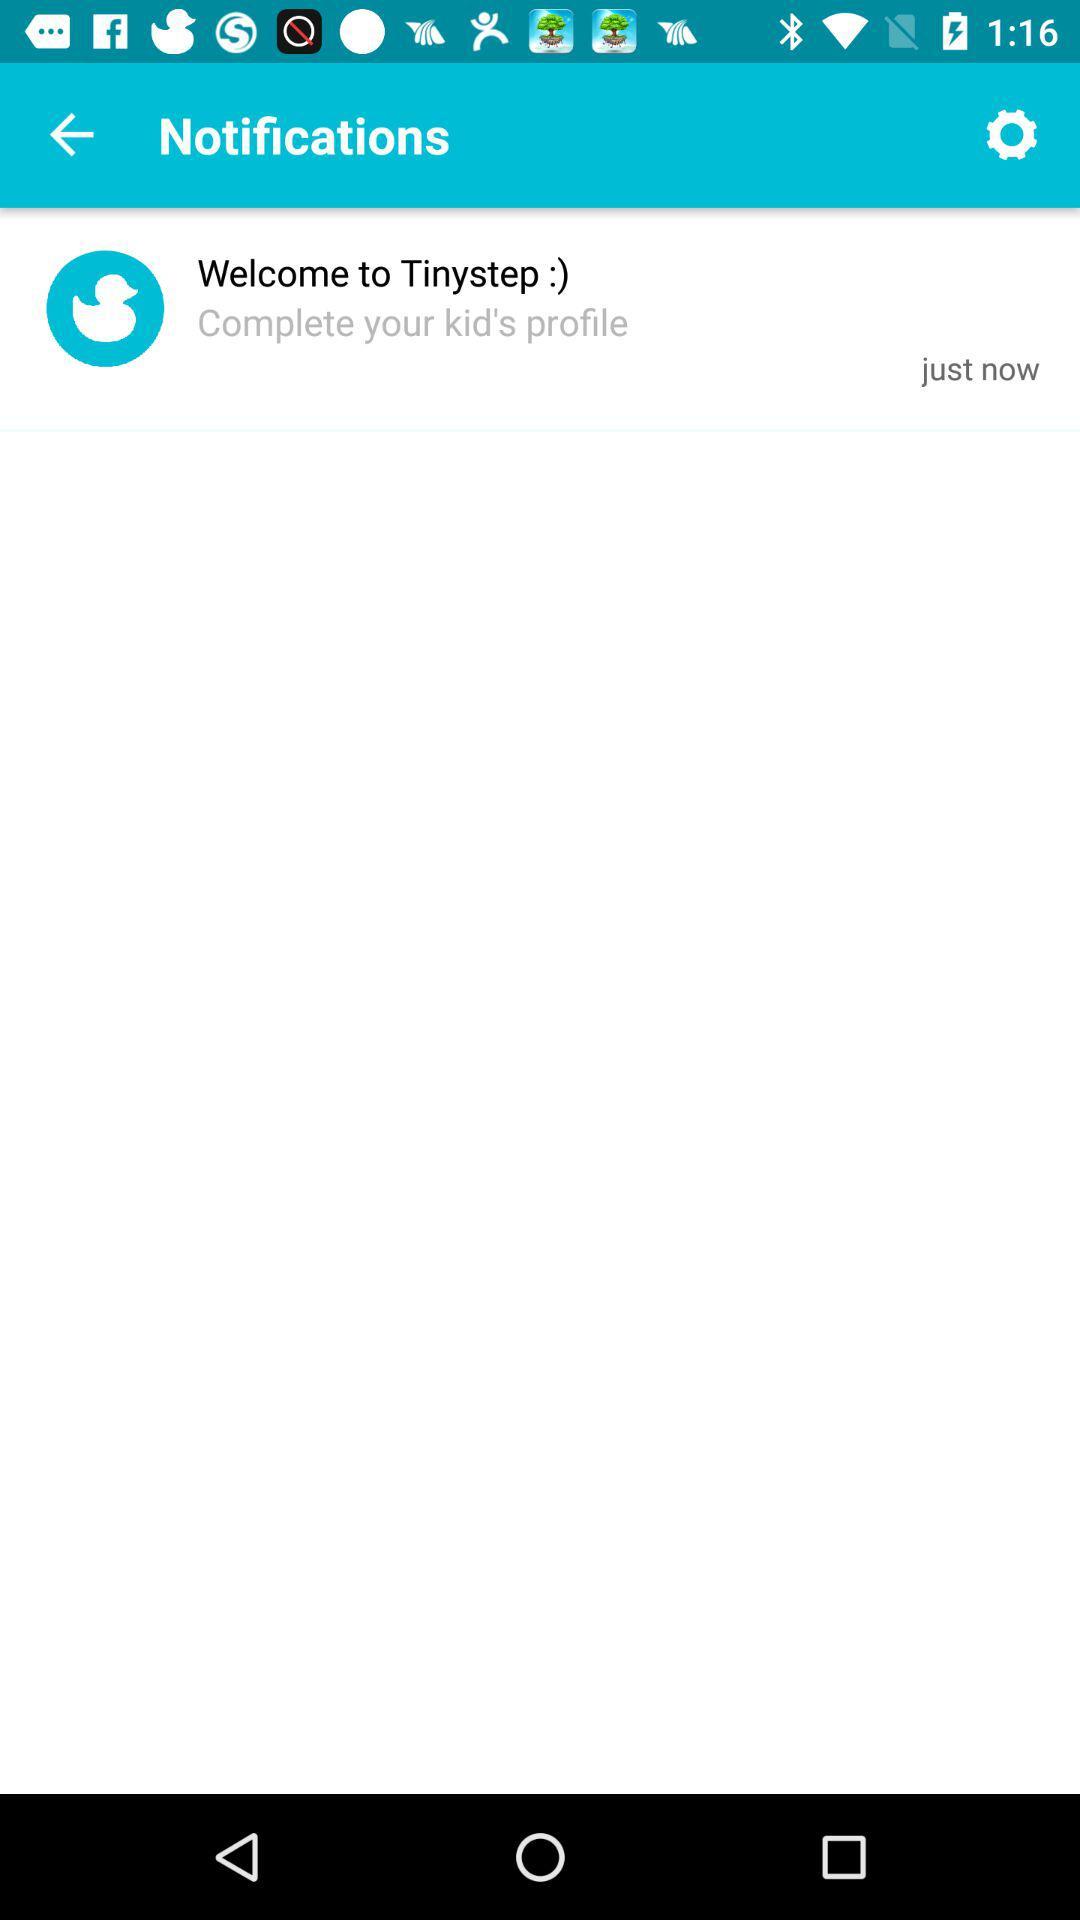 The width and height of the screenshot is (1080, 1920). Describe the element at coordinates (383, 271) in the screenshot. I see `welcome to tinystep :)` at that location.